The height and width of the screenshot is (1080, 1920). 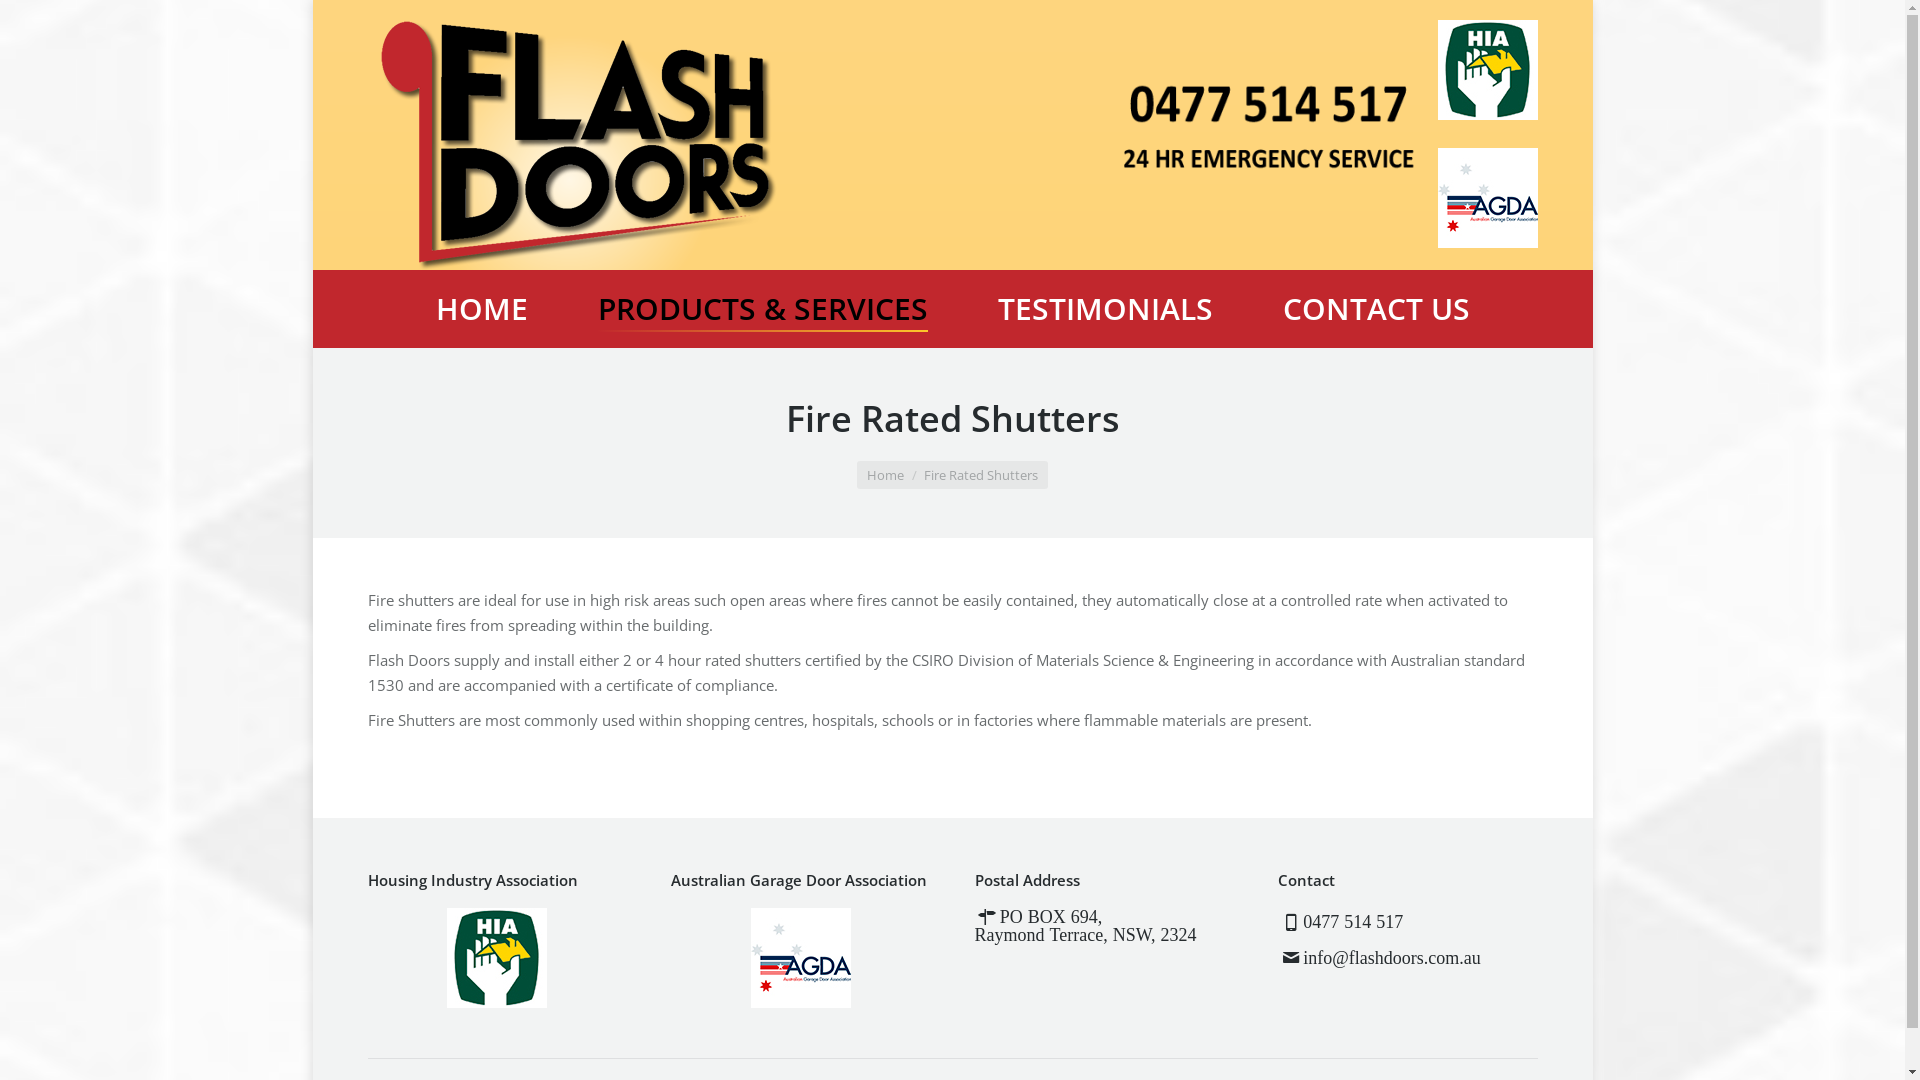 I want to click on 'TESTIMONIALS', so click(x=1103, y=308).